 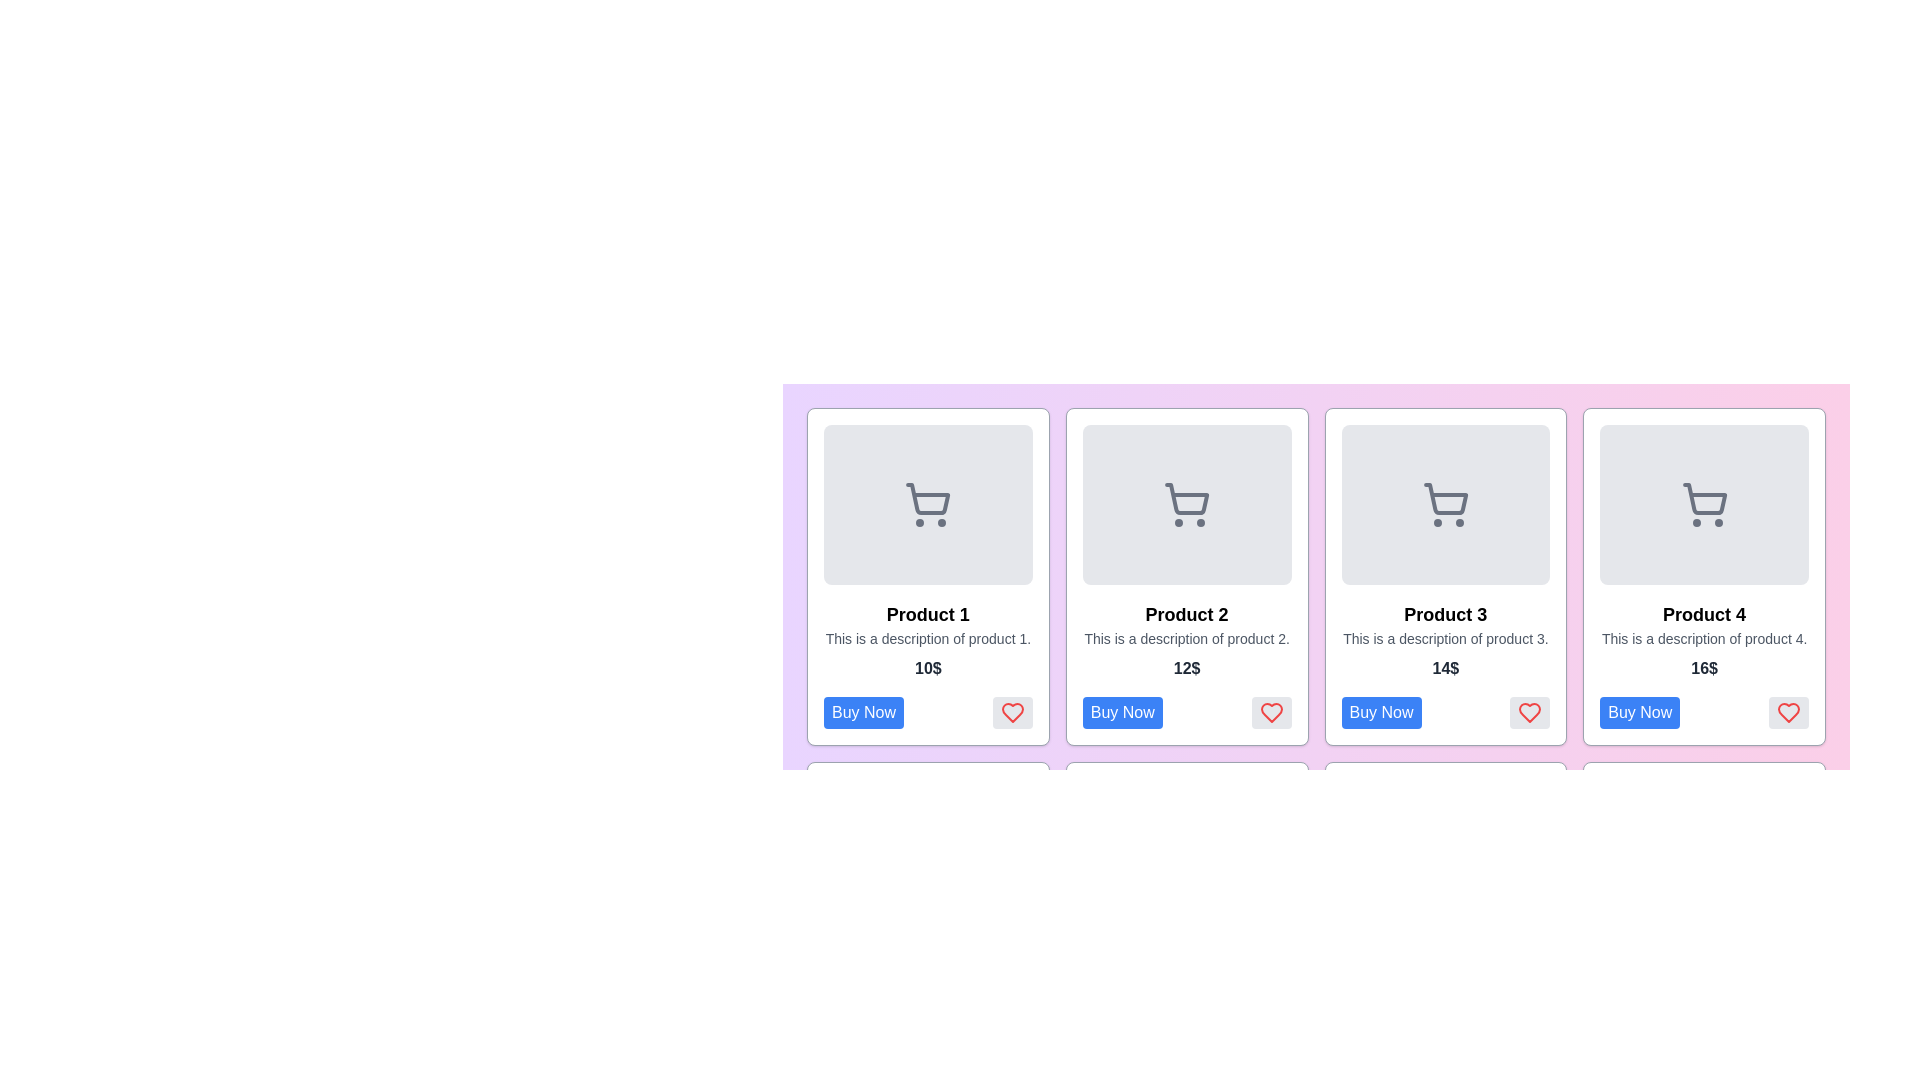 What do you see at coordinates (1012, 712) in the screenshot?
I see `the heart-shaped icon with a red stroke to favorite Product 1, located at the bottom-right corner of the card, below the price and beside the 'Buy Now' button` at bounding box center [1012, 712].